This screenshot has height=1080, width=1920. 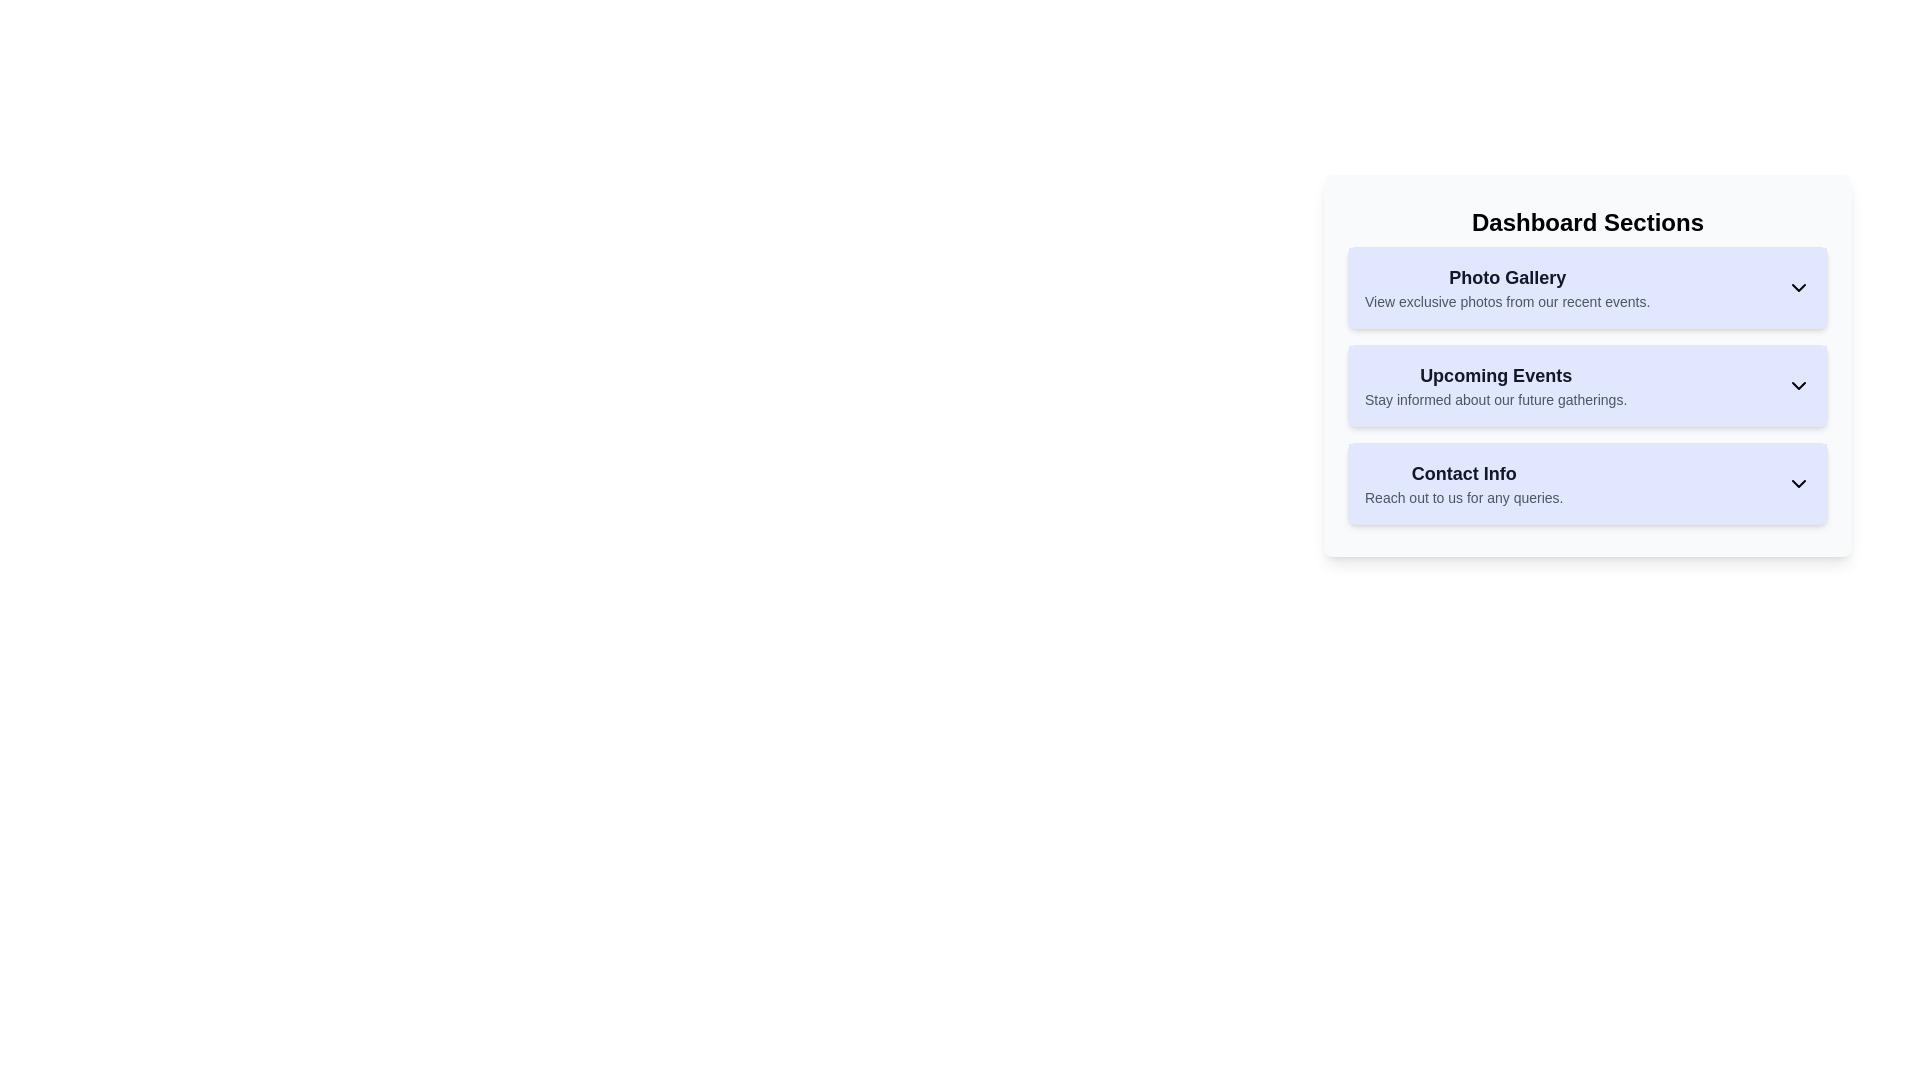 I want to click on the 'Photo Gallery' button, which has a light indigo background and includes a bold title and a downward-facing chevron icon, so click(x=1587, y=288).